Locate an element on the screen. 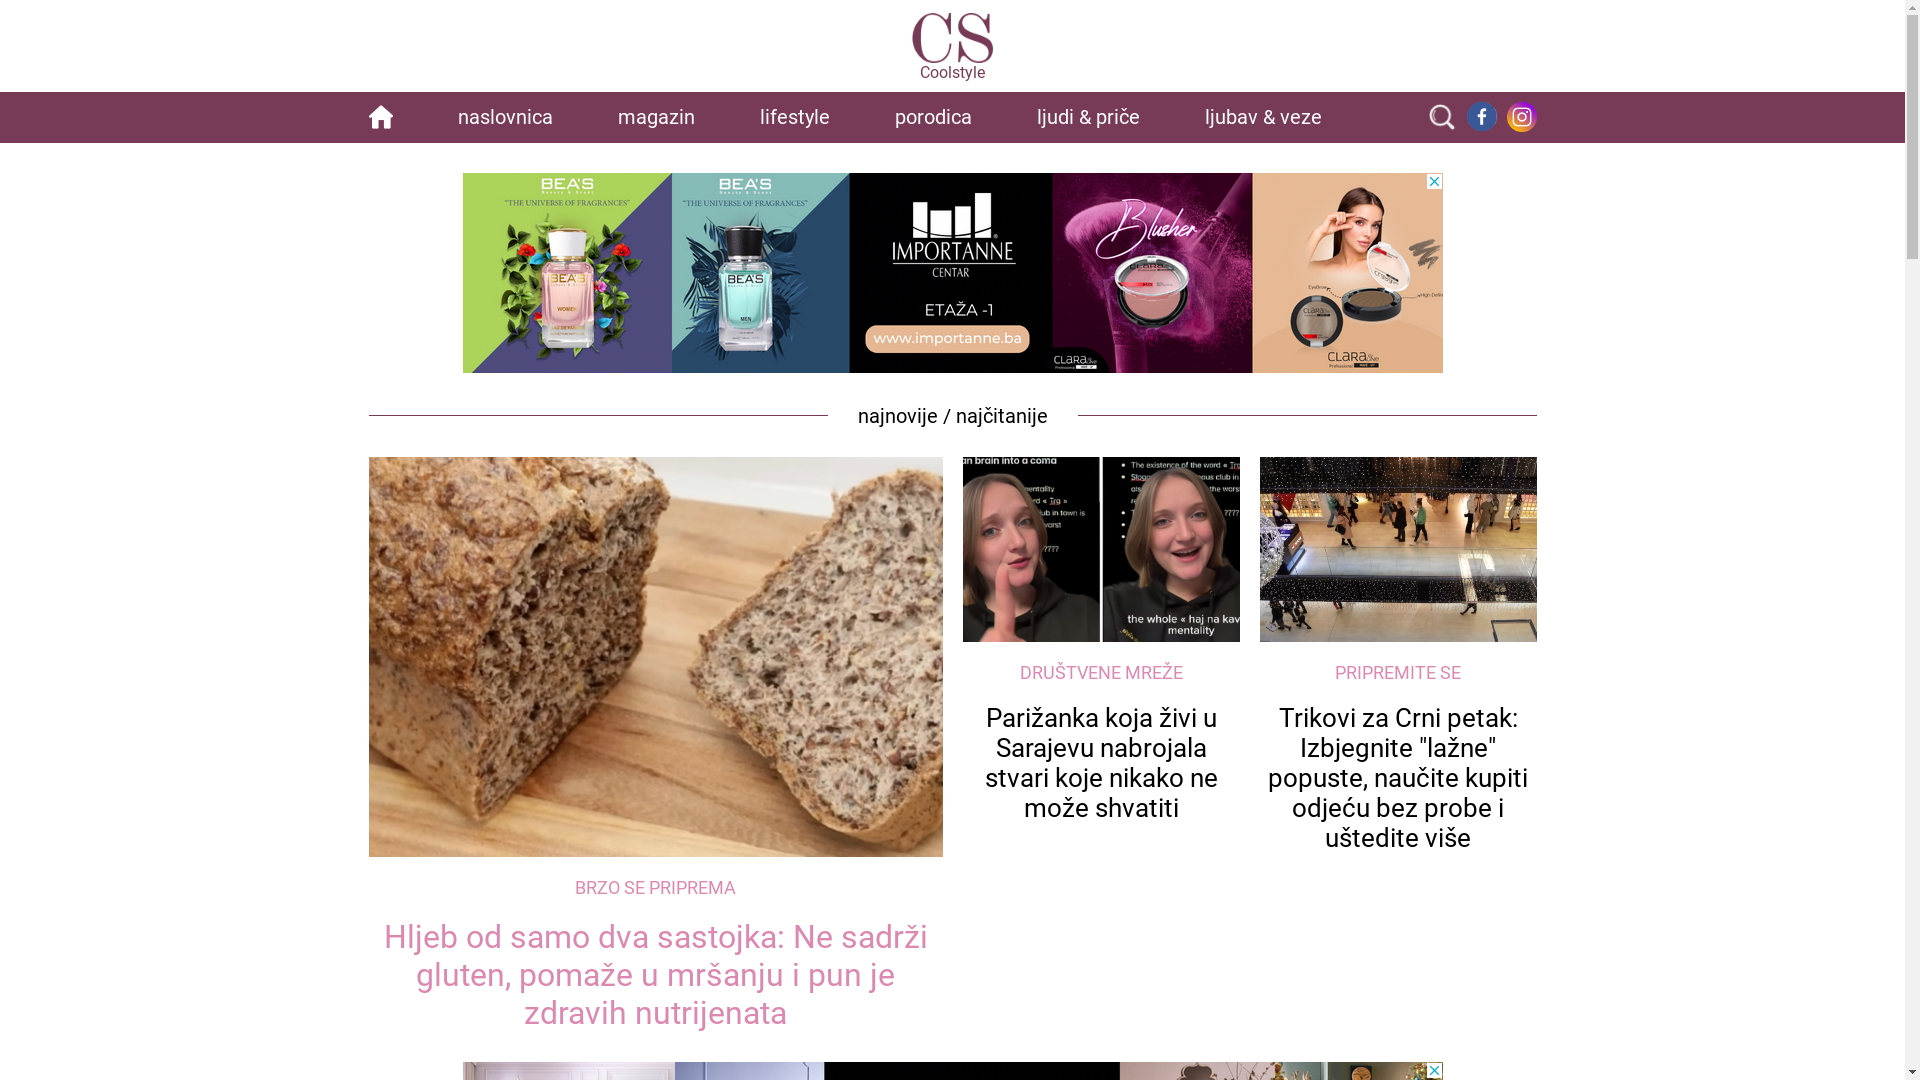 The height and width of the screenshot is (1080, 1920). 'PRIPREMITE SE' is located at coordinates (1397, 672).